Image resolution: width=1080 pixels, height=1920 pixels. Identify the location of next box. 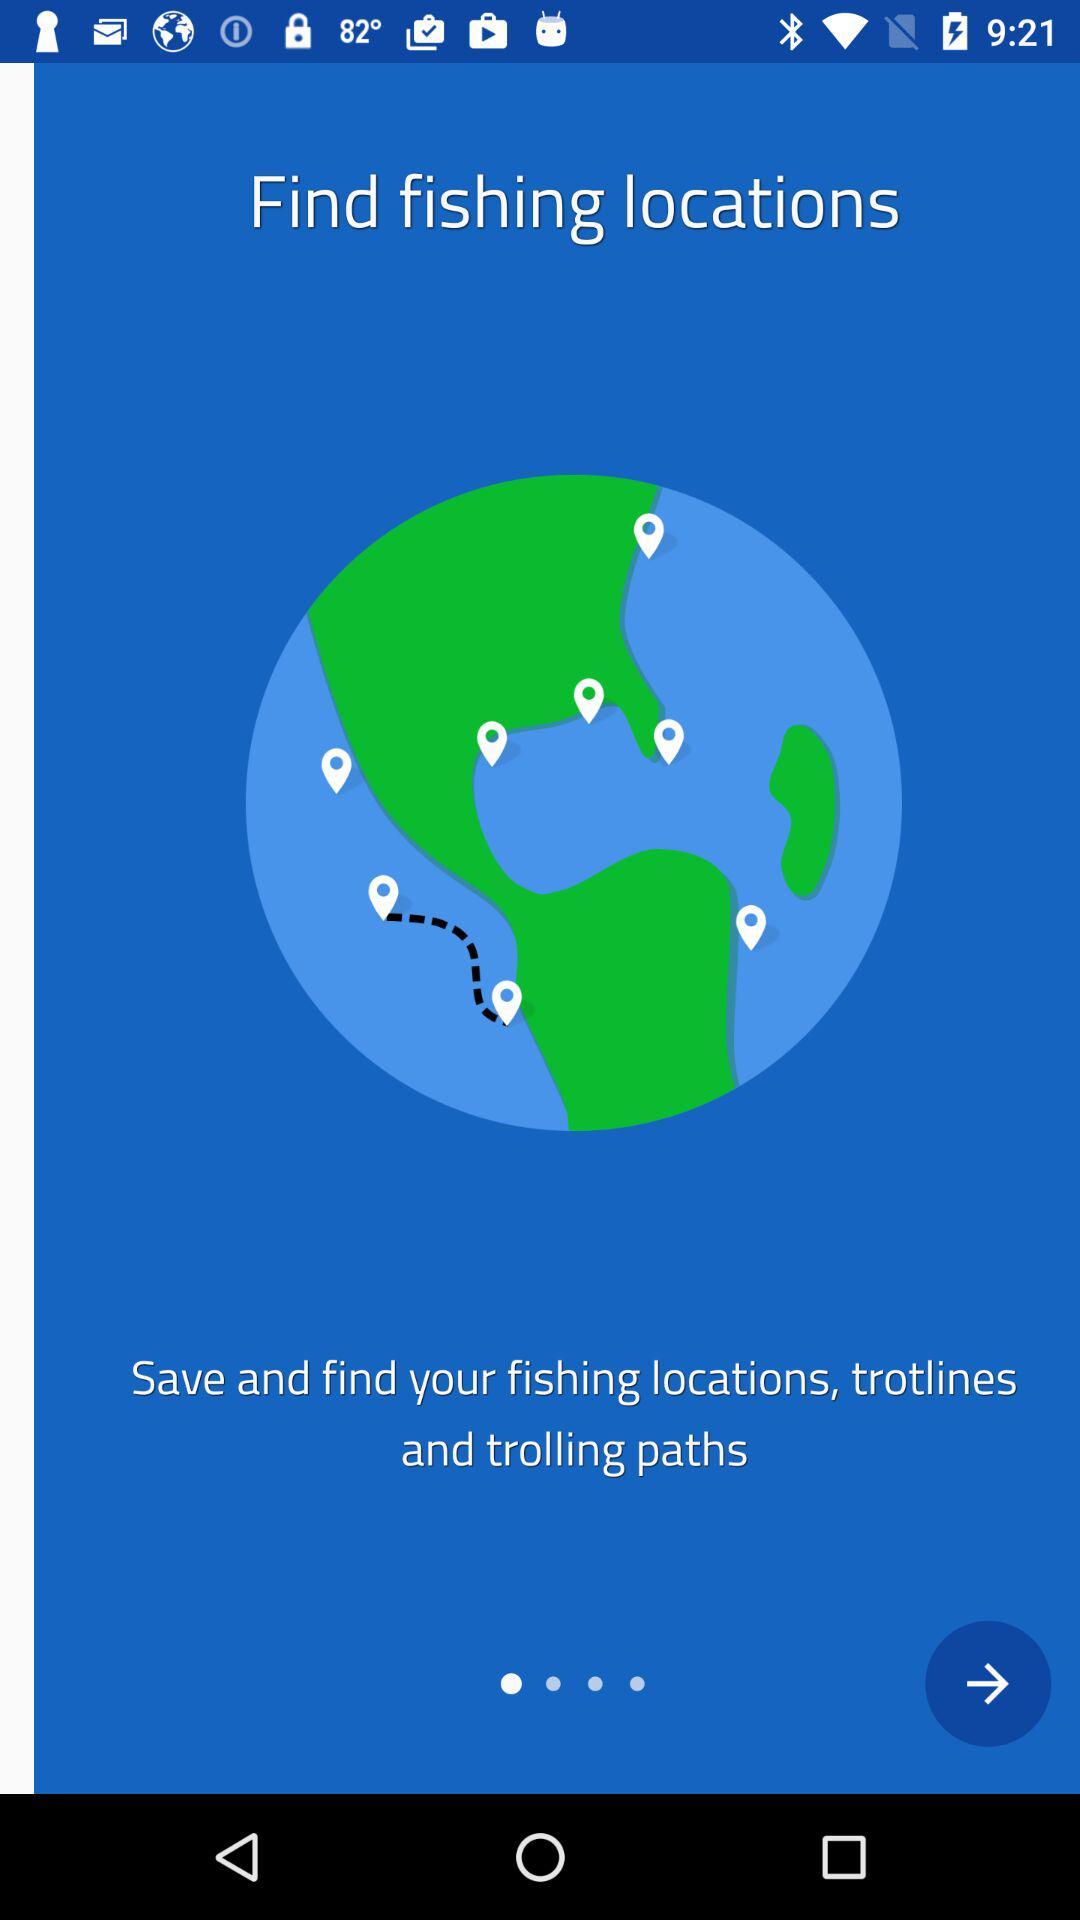
(952, 1682).